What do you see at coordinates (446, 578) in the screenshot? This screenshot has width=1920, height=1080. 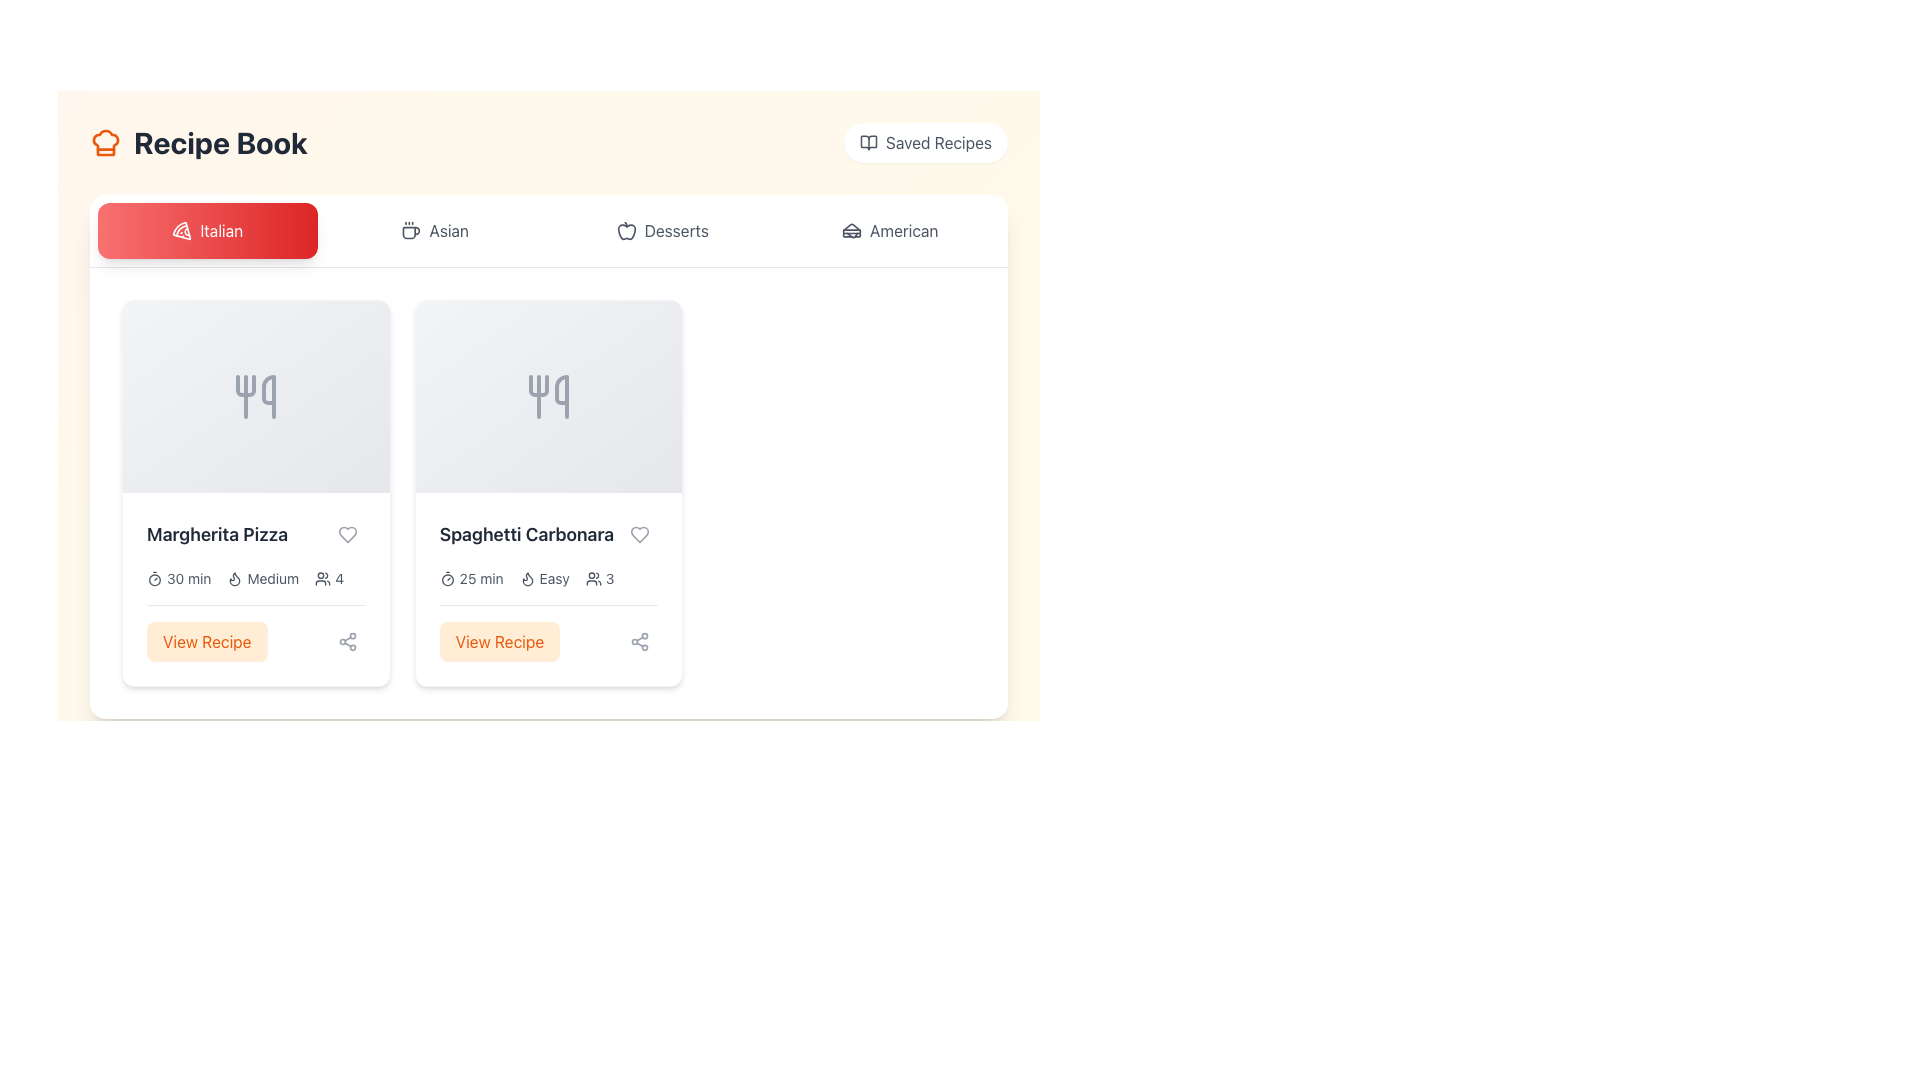 I see `the timer icon (SVG) representing preparation time in the second recipe card, located to the left of the '25 min' text` at bounding box center [446, 578].